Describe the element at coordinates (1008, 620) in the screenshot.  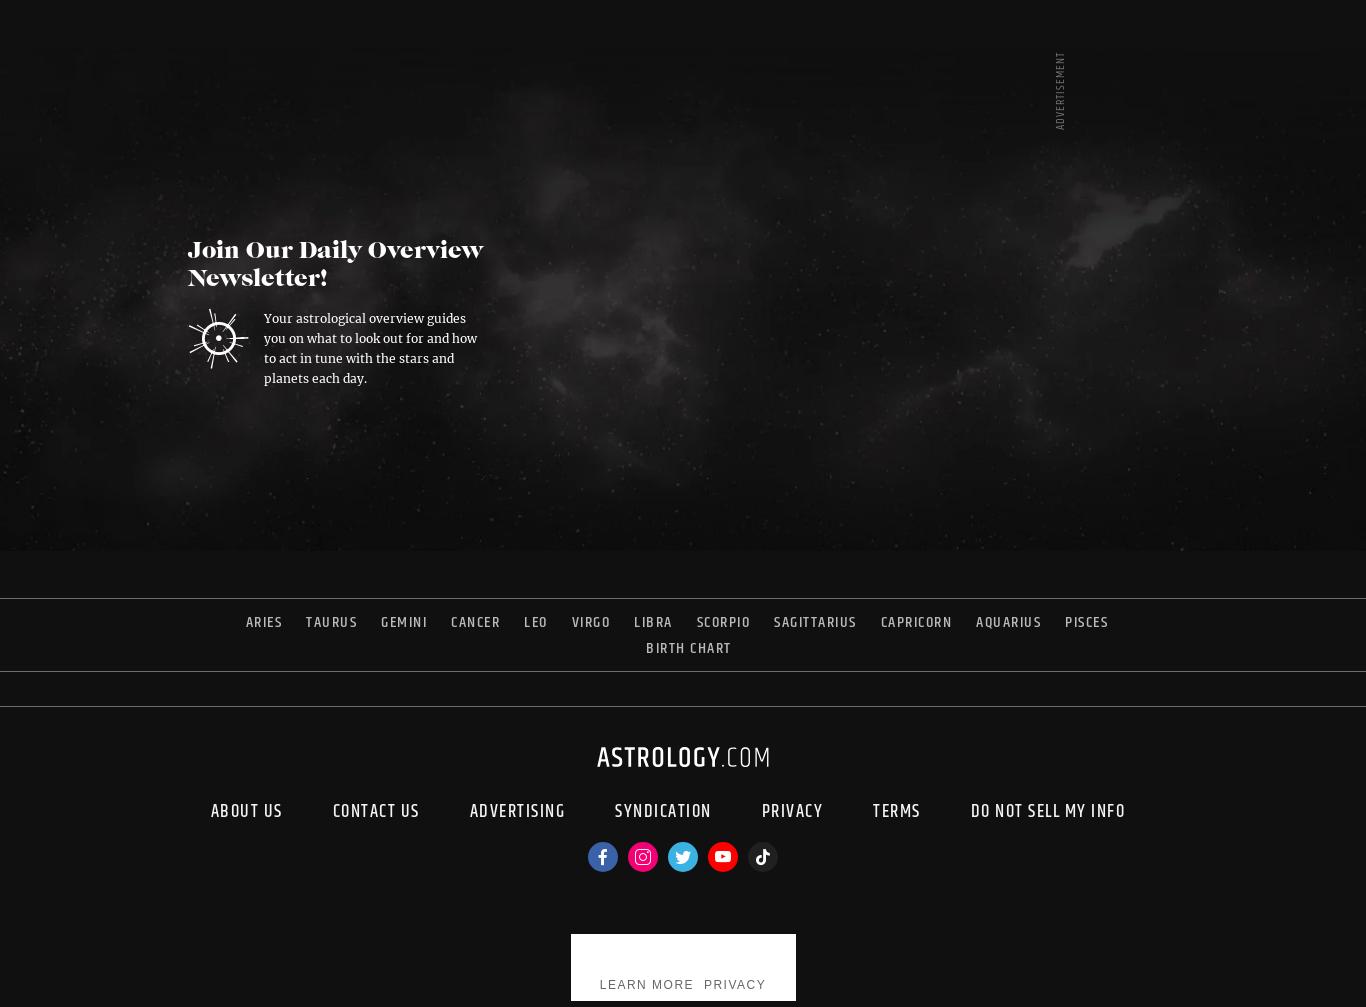
I see `'Aquarius'` at that location.